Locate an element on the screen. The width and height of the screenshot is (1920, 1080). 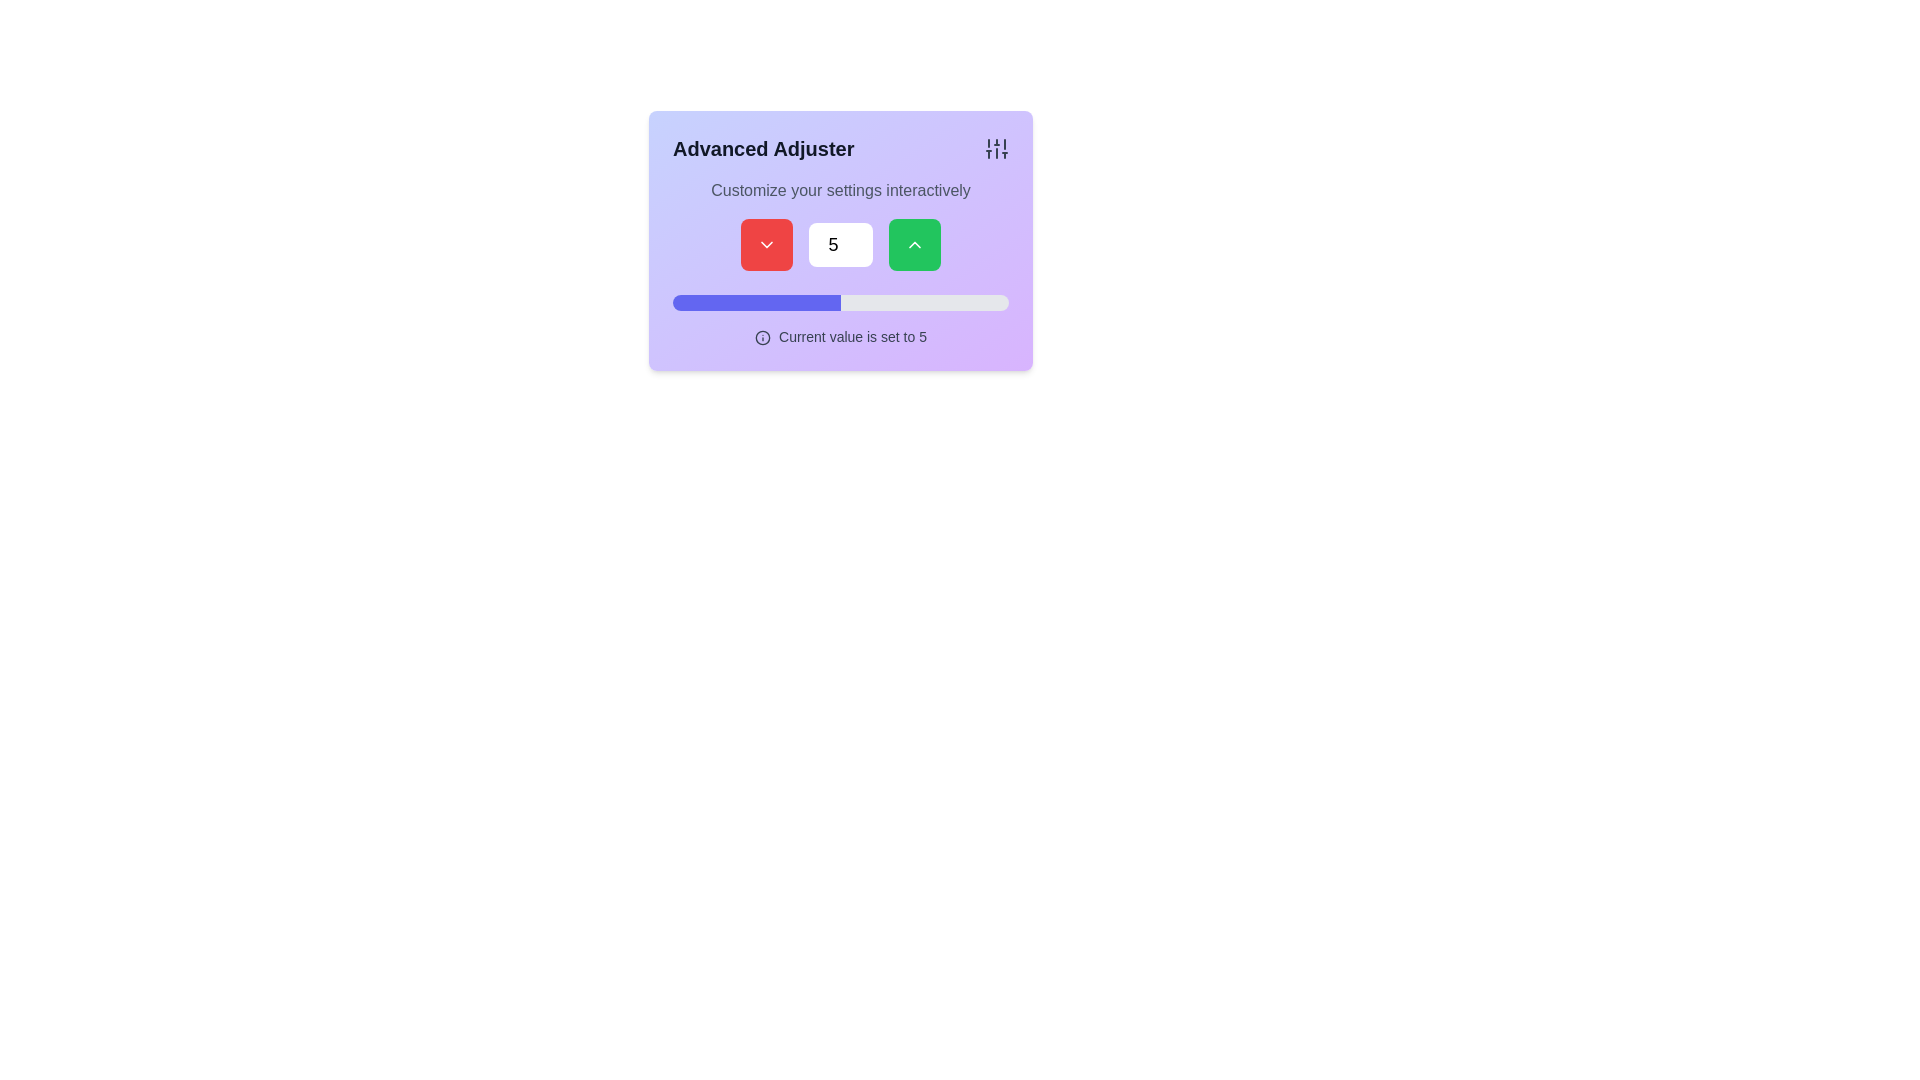
the Chevron-Up icon inside the green rounded button, which indicates an upward action and is positioned right among three buttons in the settings adjustment card is located at coordinates (914, 244).